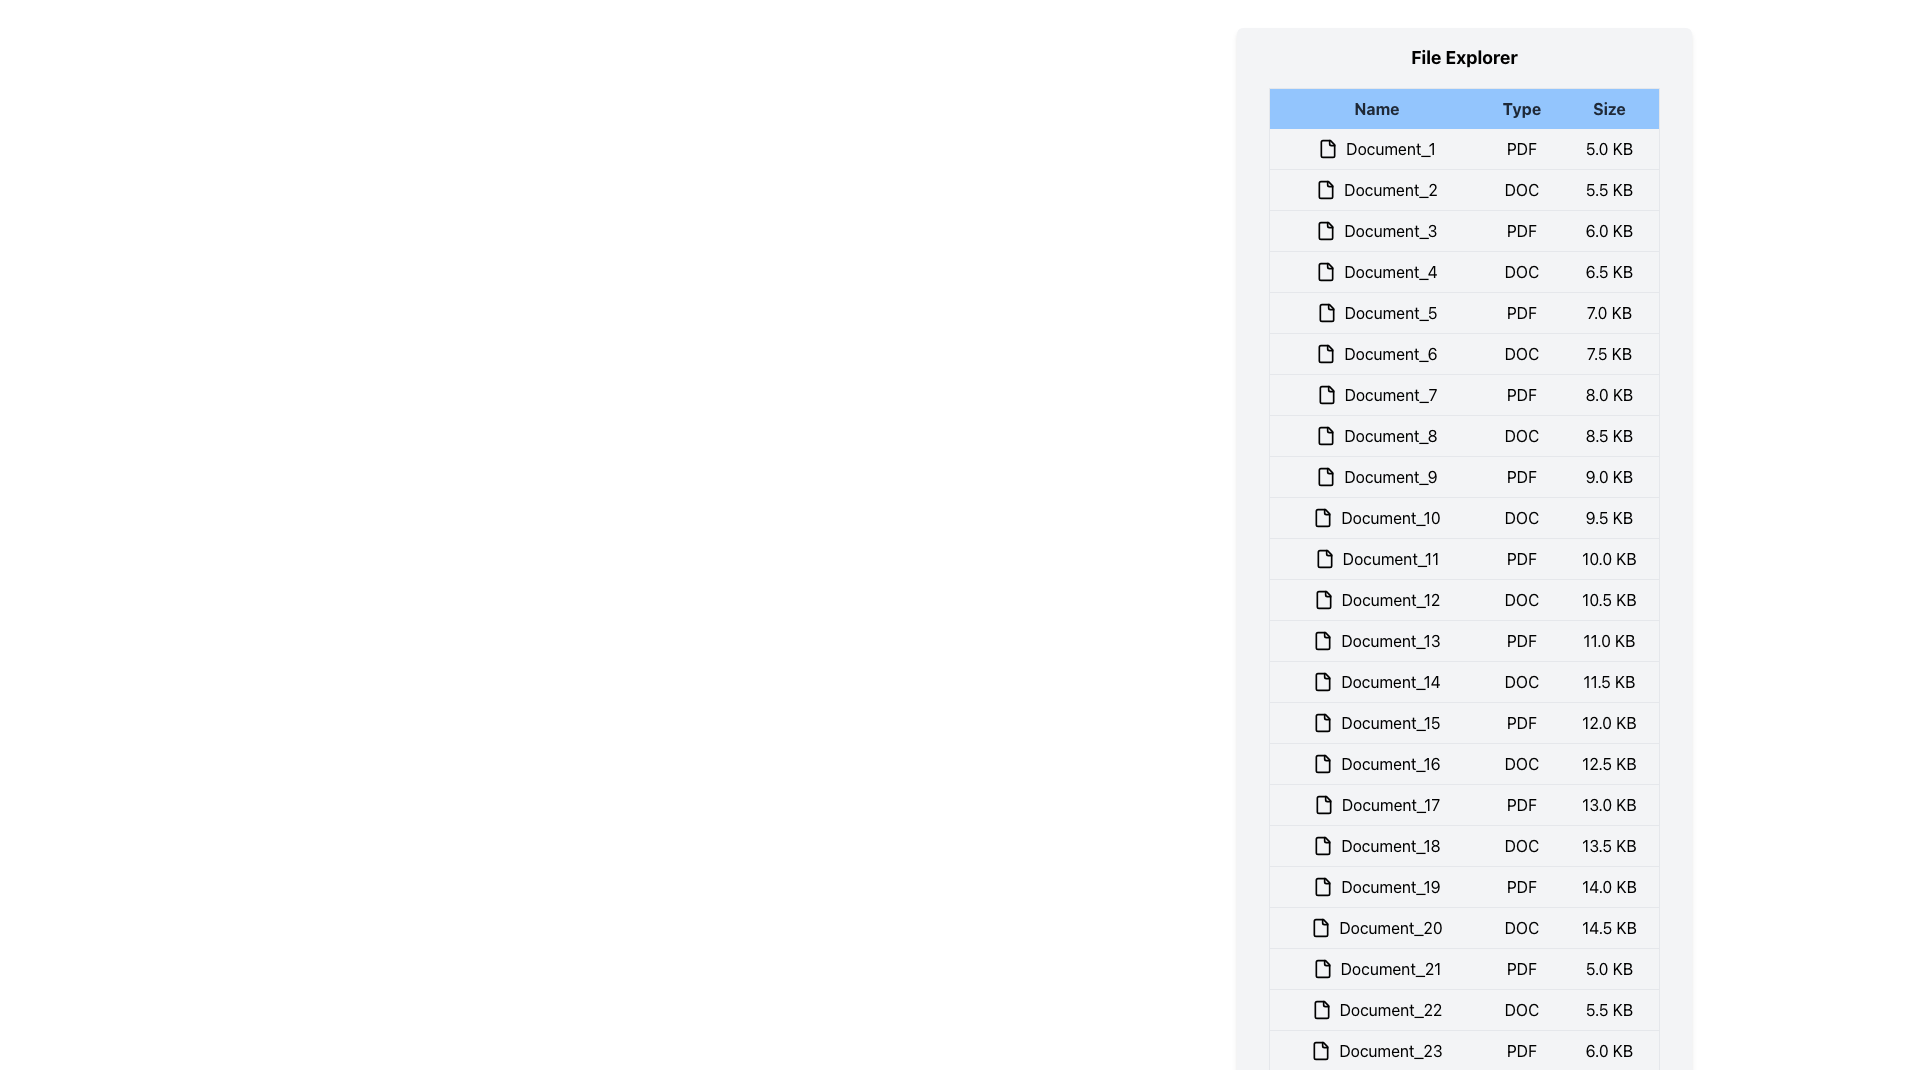 This screenshot has height=1080, width=1920. What do you see at coordinates (1520, 681) in the screenshot?
I see `the Text Label displaying 'DOC', which is bold and black on a white background, located in the row for 'Document_14' between 'Document_14' and '11.5 KB'` at bounding box center [1520, 681].